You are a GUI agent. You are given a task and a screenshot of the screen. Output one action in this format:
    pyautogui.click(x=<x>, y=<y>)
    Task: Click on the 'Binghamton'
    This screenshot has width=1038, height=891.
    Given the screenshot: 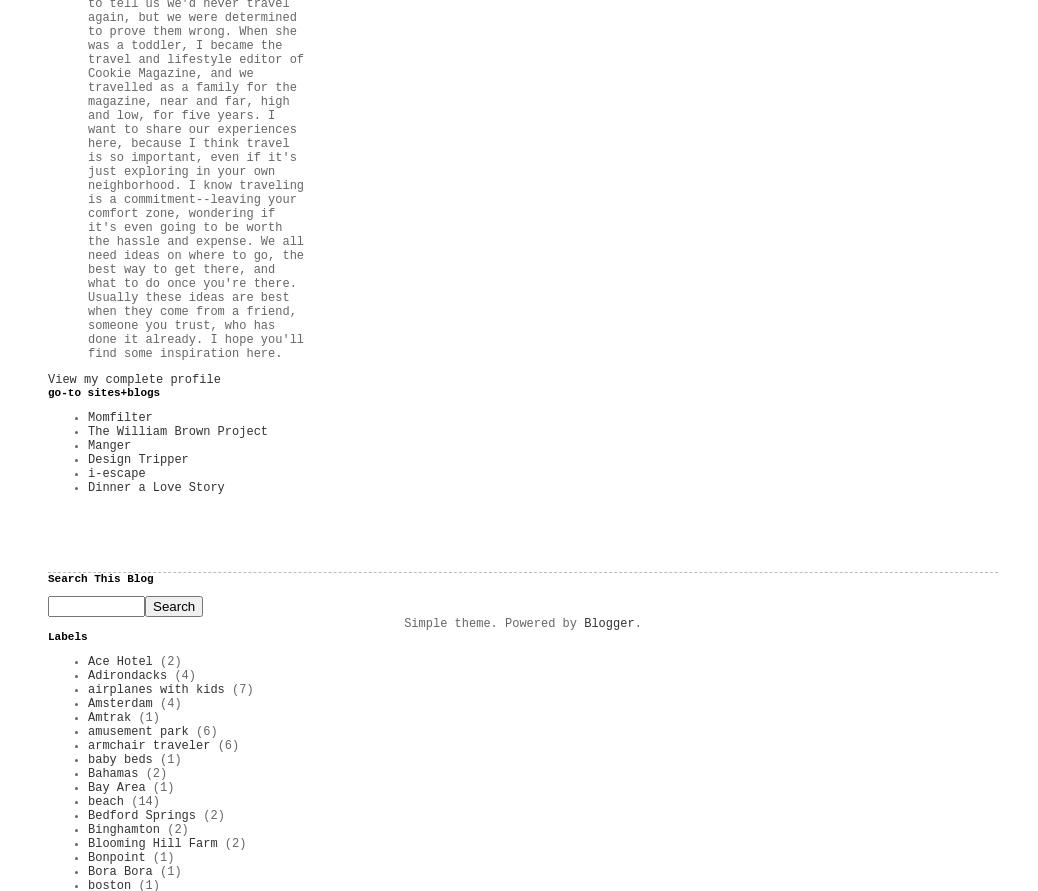 What is the action you would take?
    pyautogui.click(x=123, y=828)
    